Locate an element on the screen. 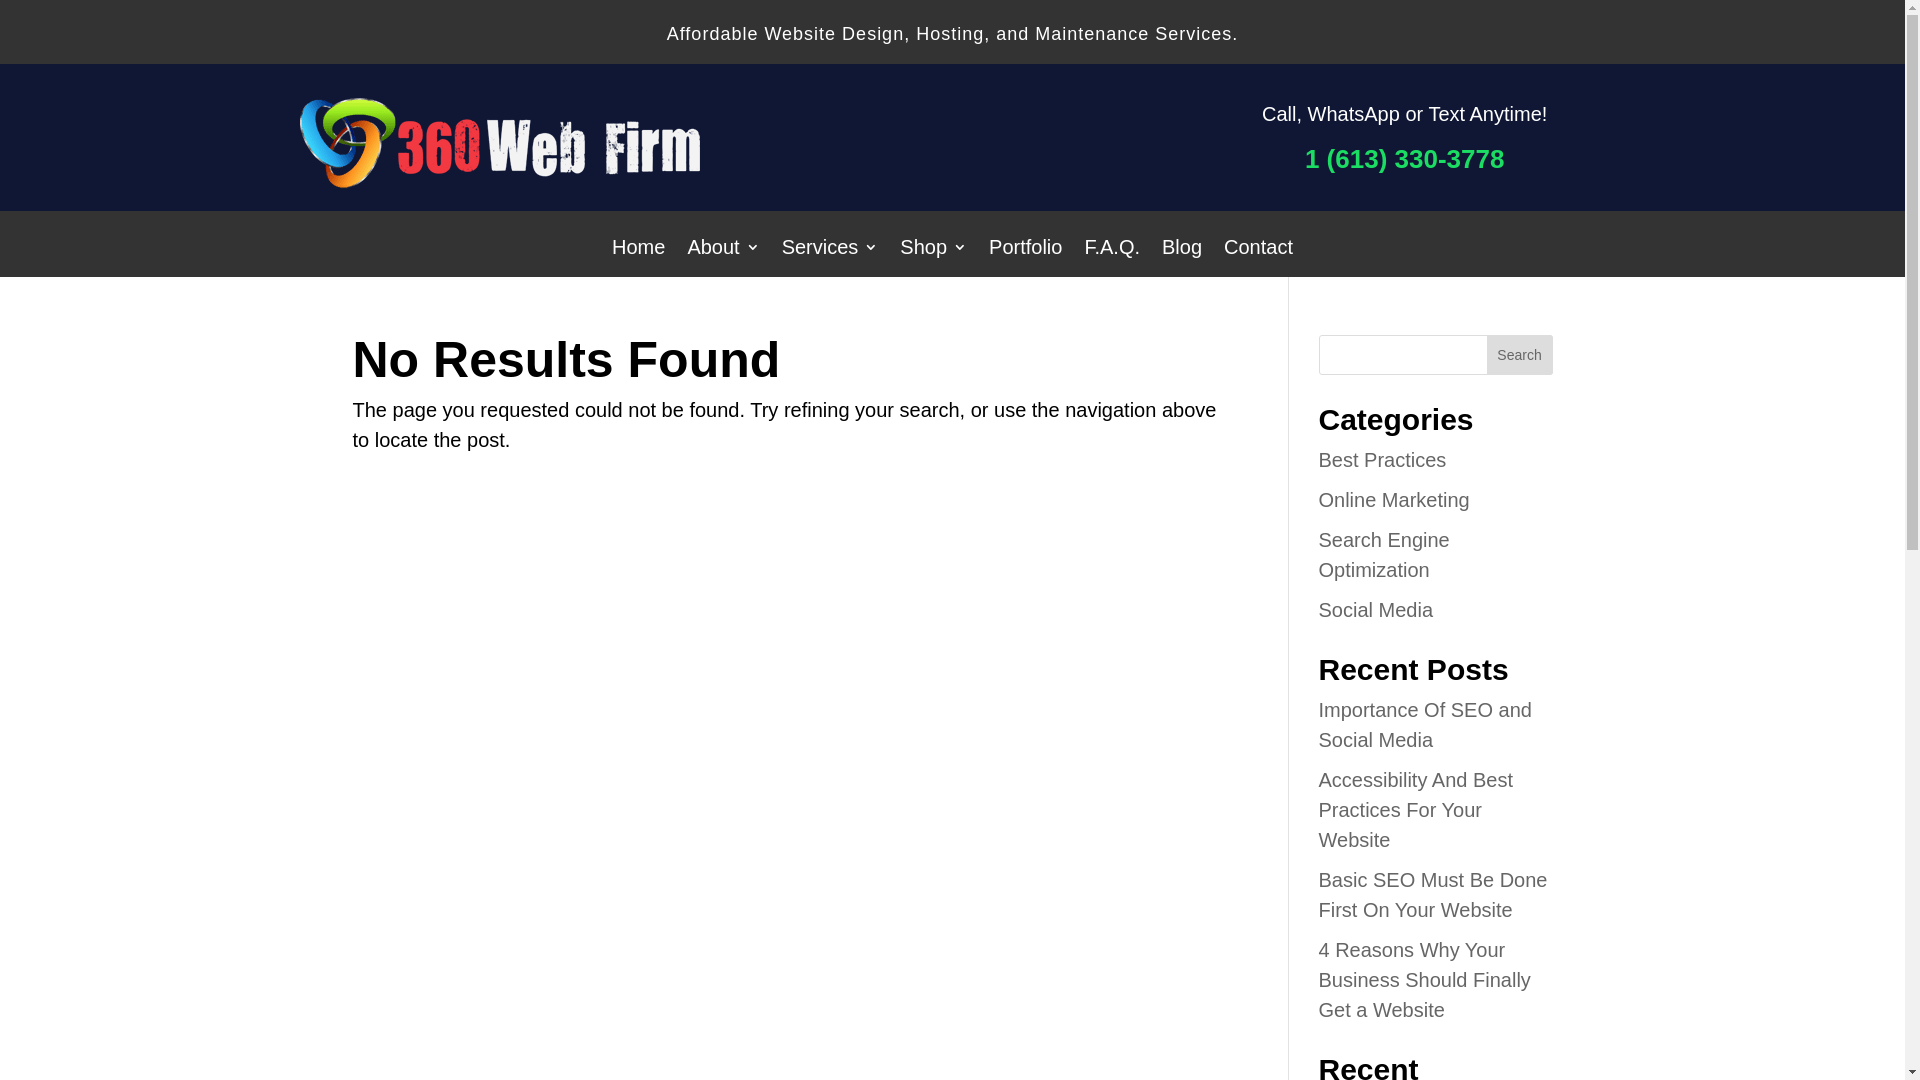 The height and width of the screenshot is (1080, 1920). 'F.A.Q.' is located at coordinates (1111, 249).